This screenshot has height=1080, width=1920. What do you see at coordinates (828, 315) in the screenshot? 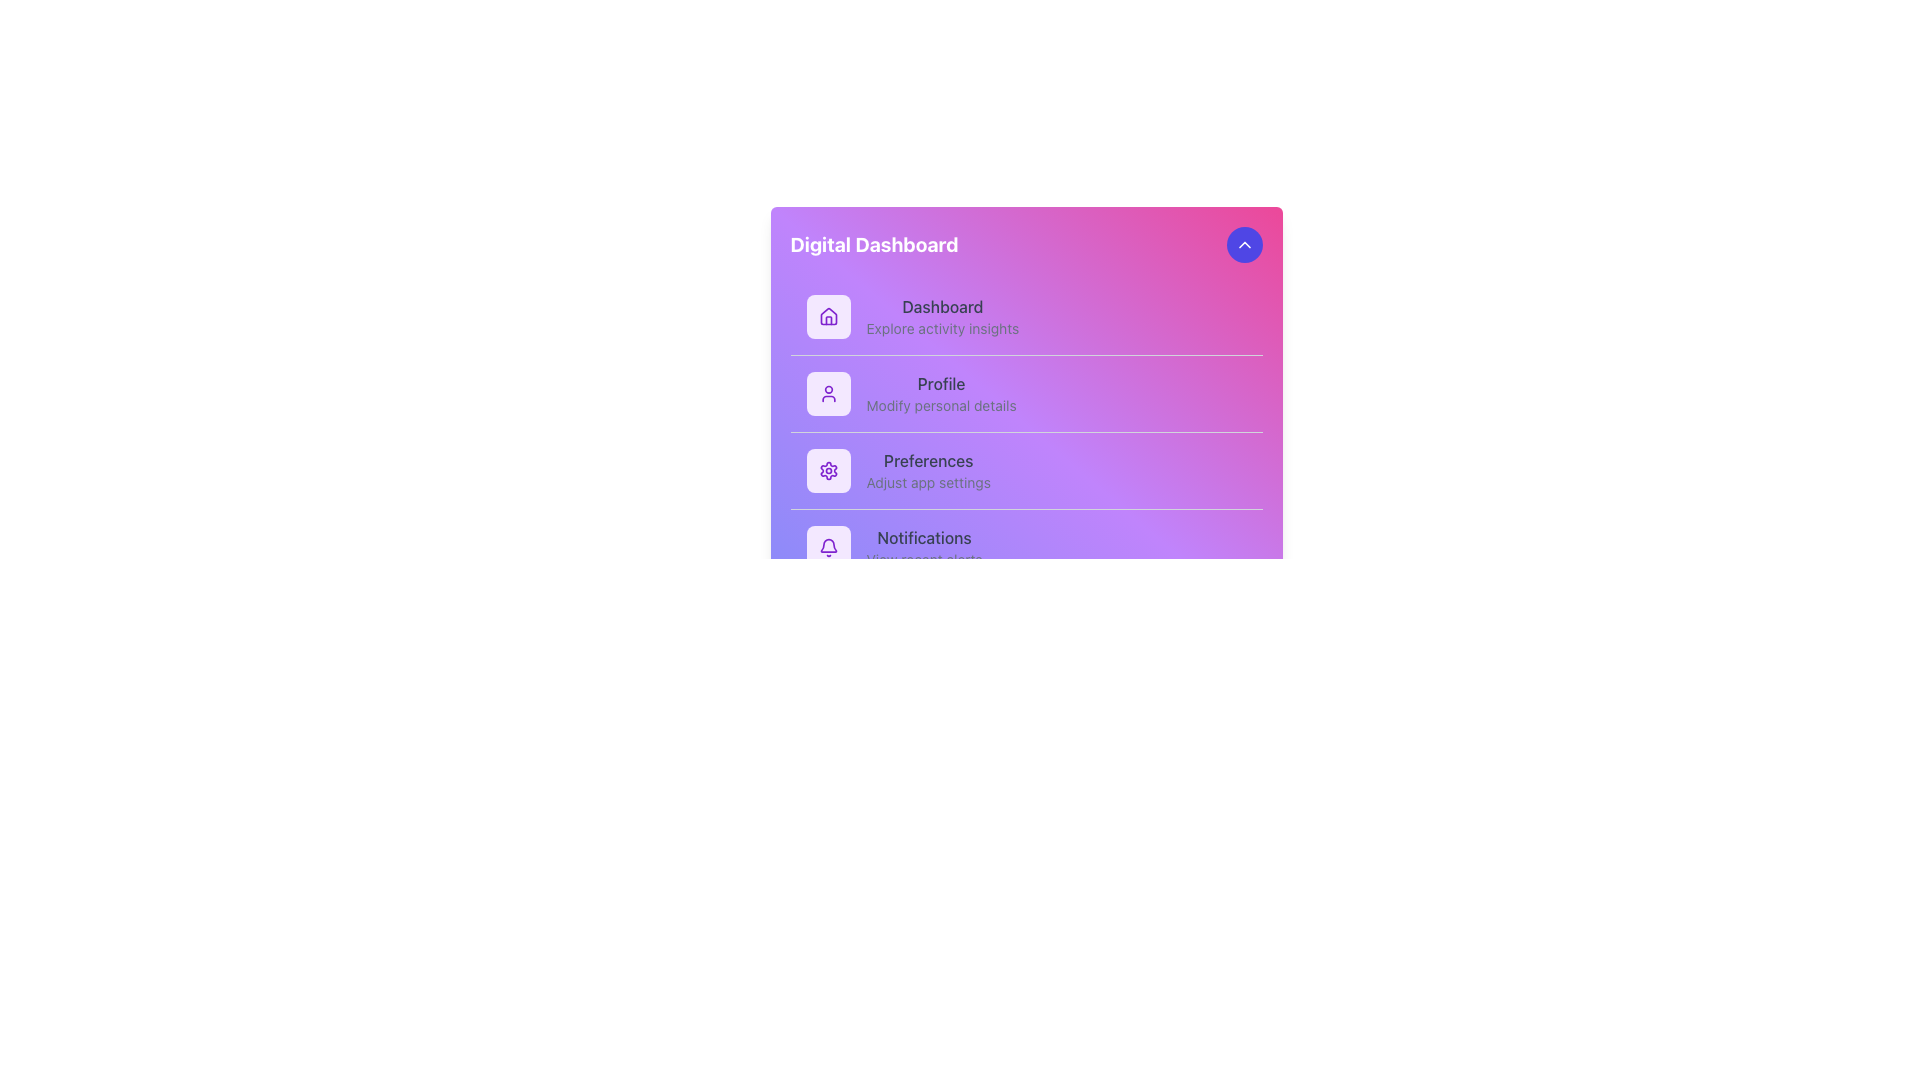
I see `the purple circular icon representing the 'Dashboard' section of the sidebar menu` at bounding box center [828, 315].